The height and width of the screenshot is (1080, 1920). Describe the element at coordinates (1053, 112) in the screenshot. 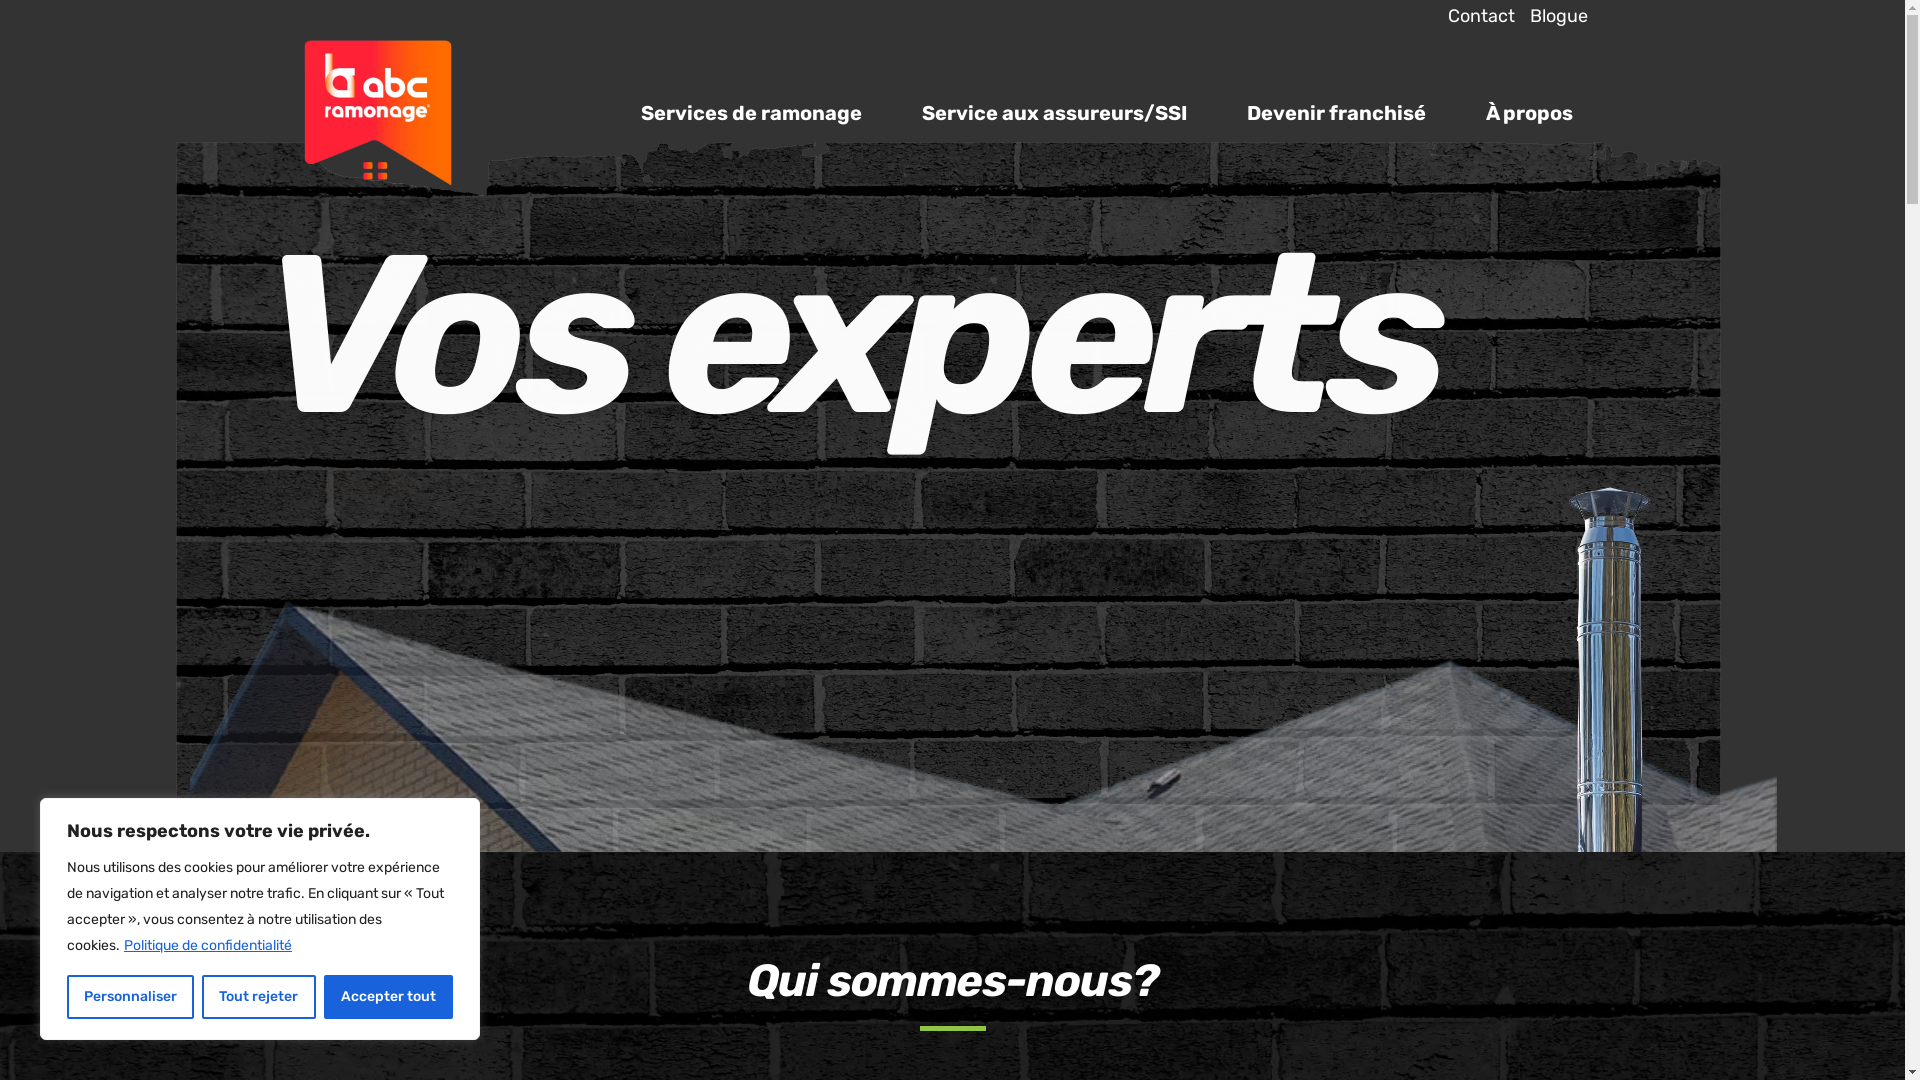

I see `'Service aux assureurs/SSI'` at that location.